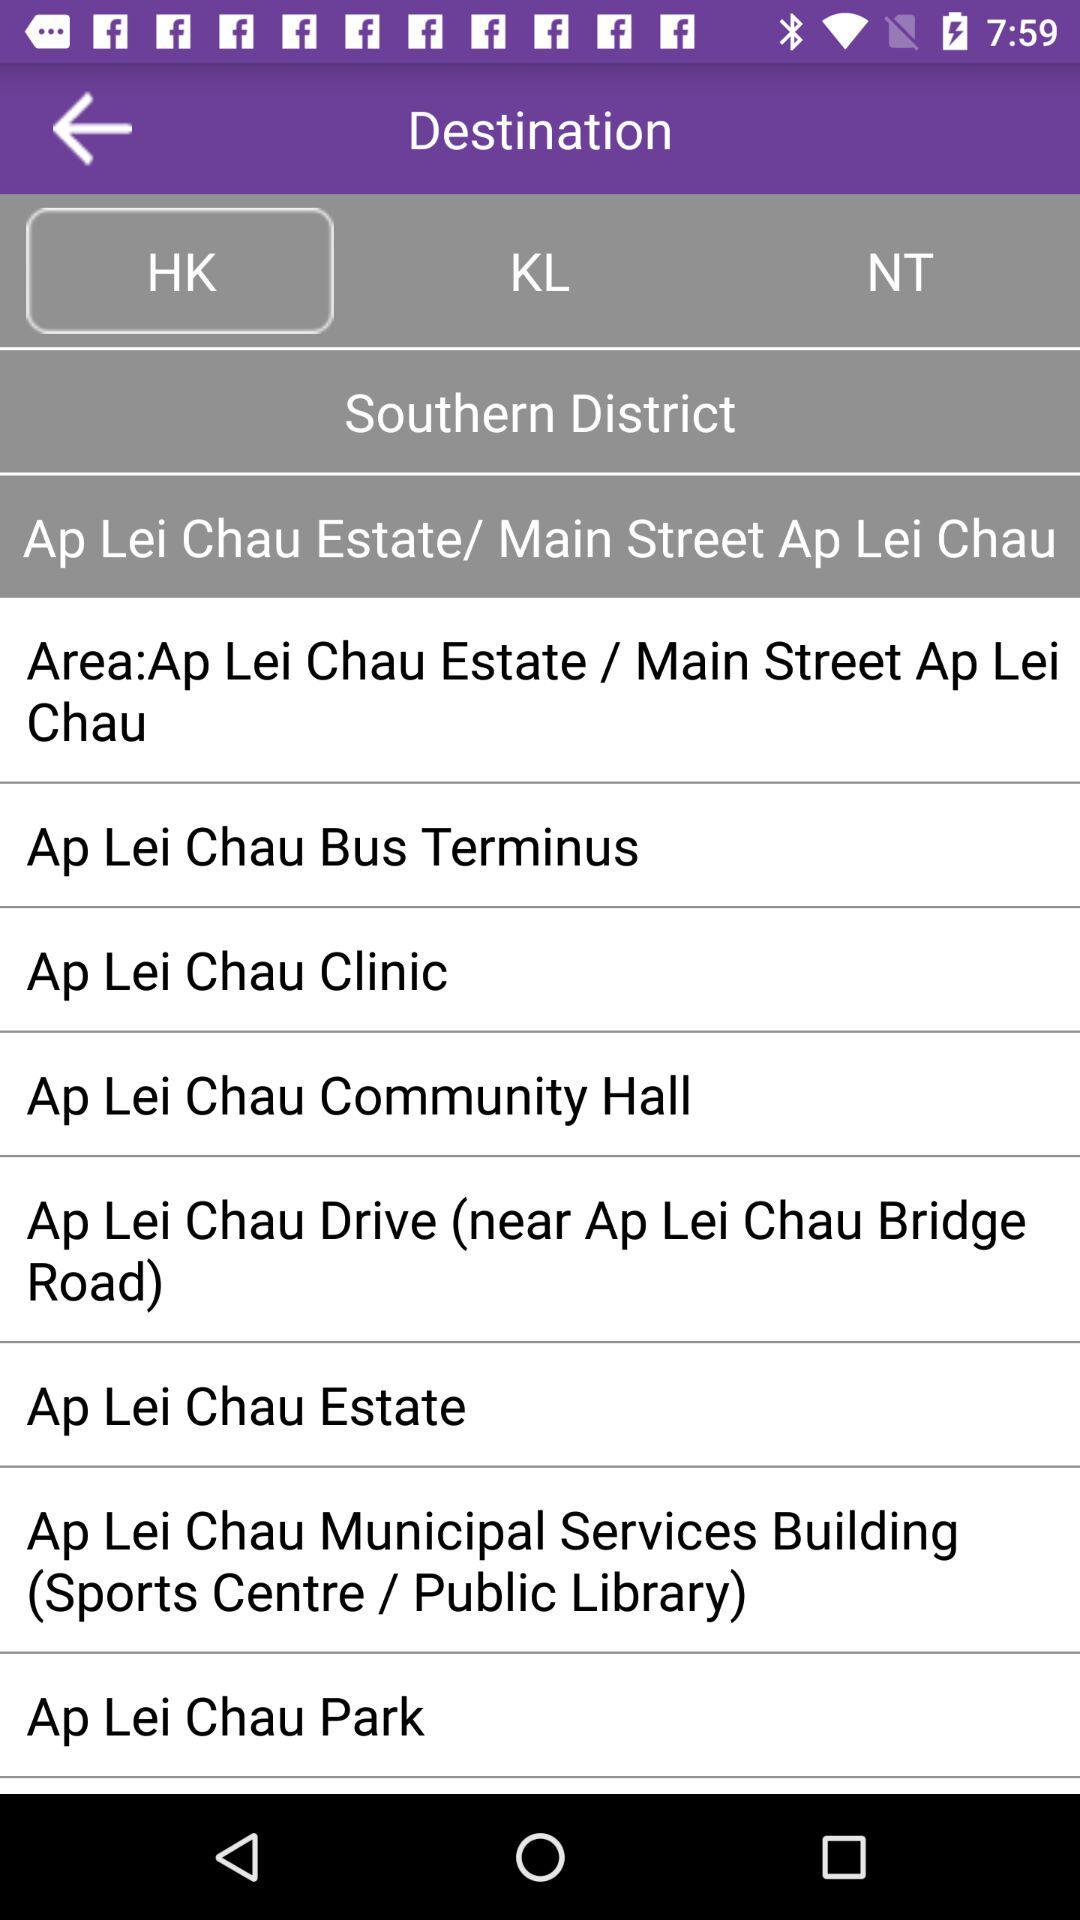 The width and height of the screenshot is (1080, 1920). Describe the element at coordinates (180, 269) in the screenshot. I see `icon to the left of kl item` at that location.